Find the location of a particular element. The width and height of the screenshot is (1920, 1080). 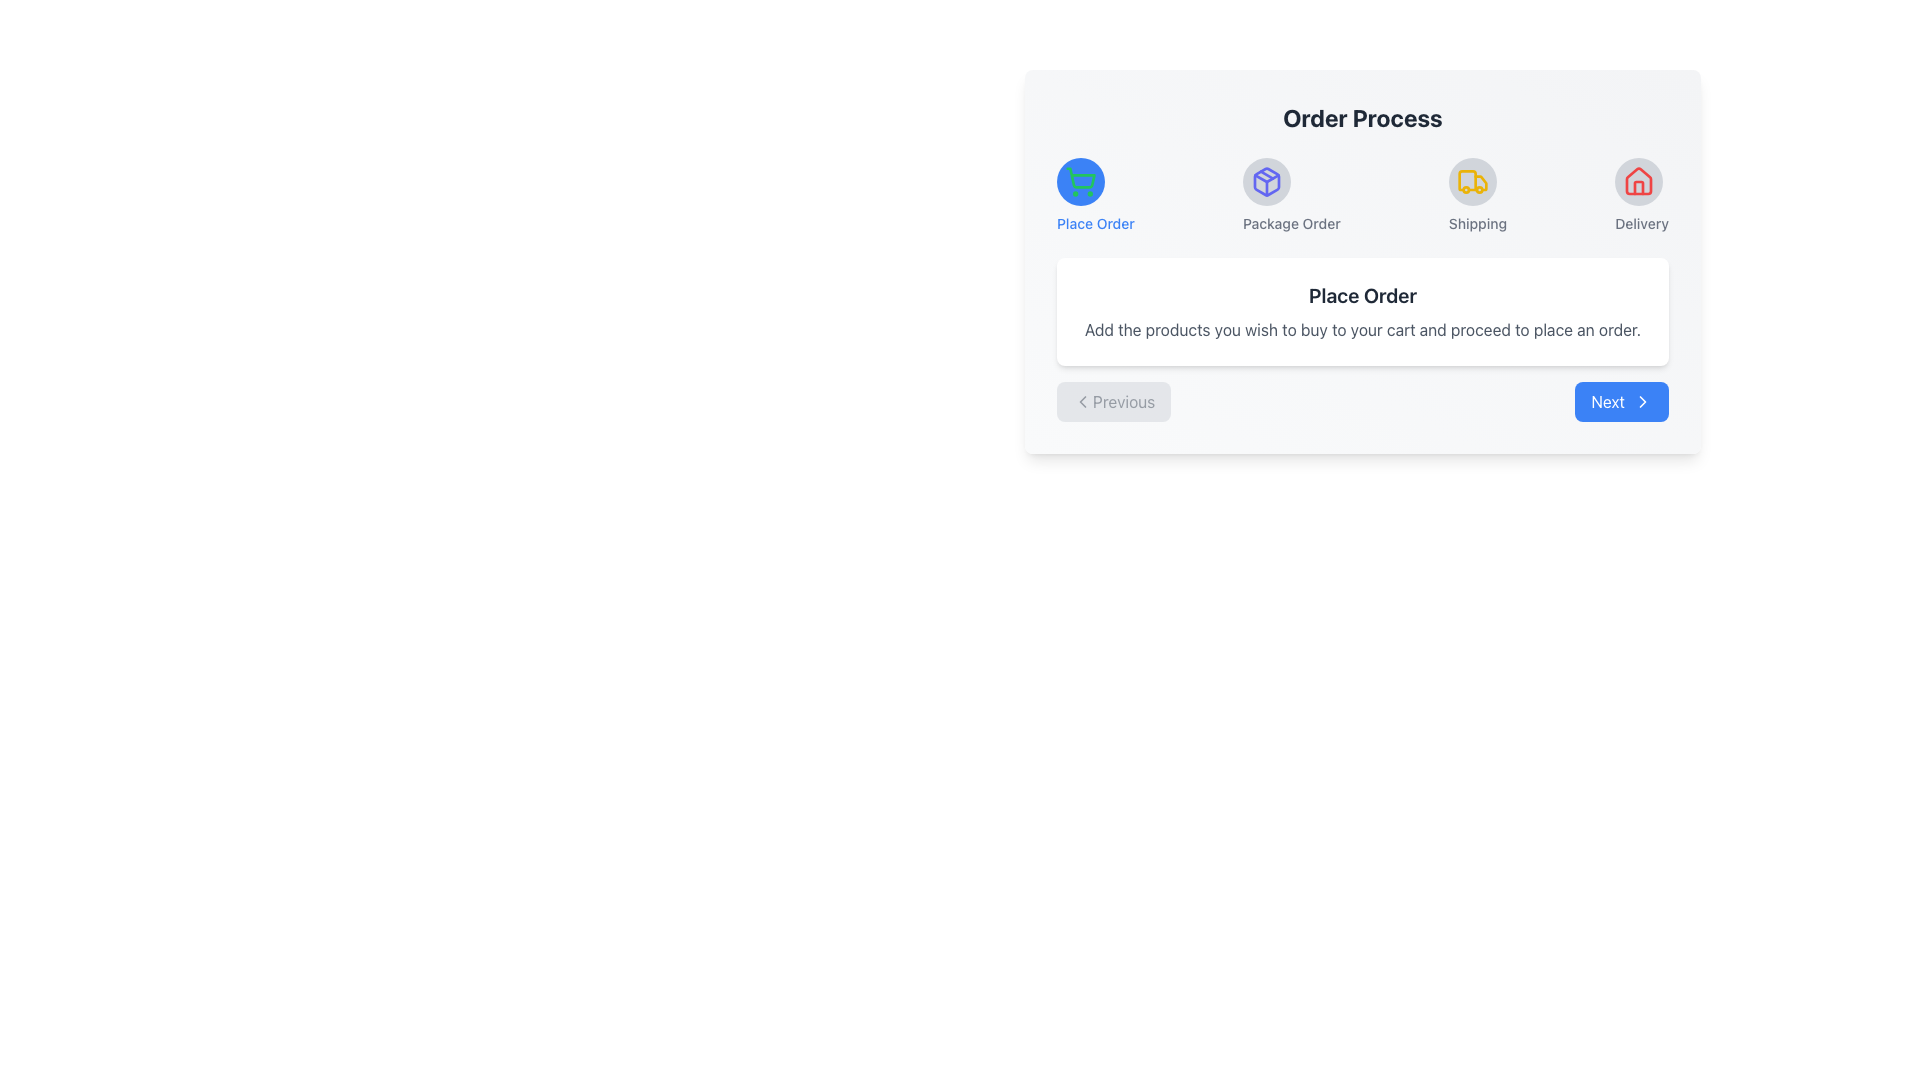

the 'Package Order' stage marker label is located at coordinates (1291, 196).